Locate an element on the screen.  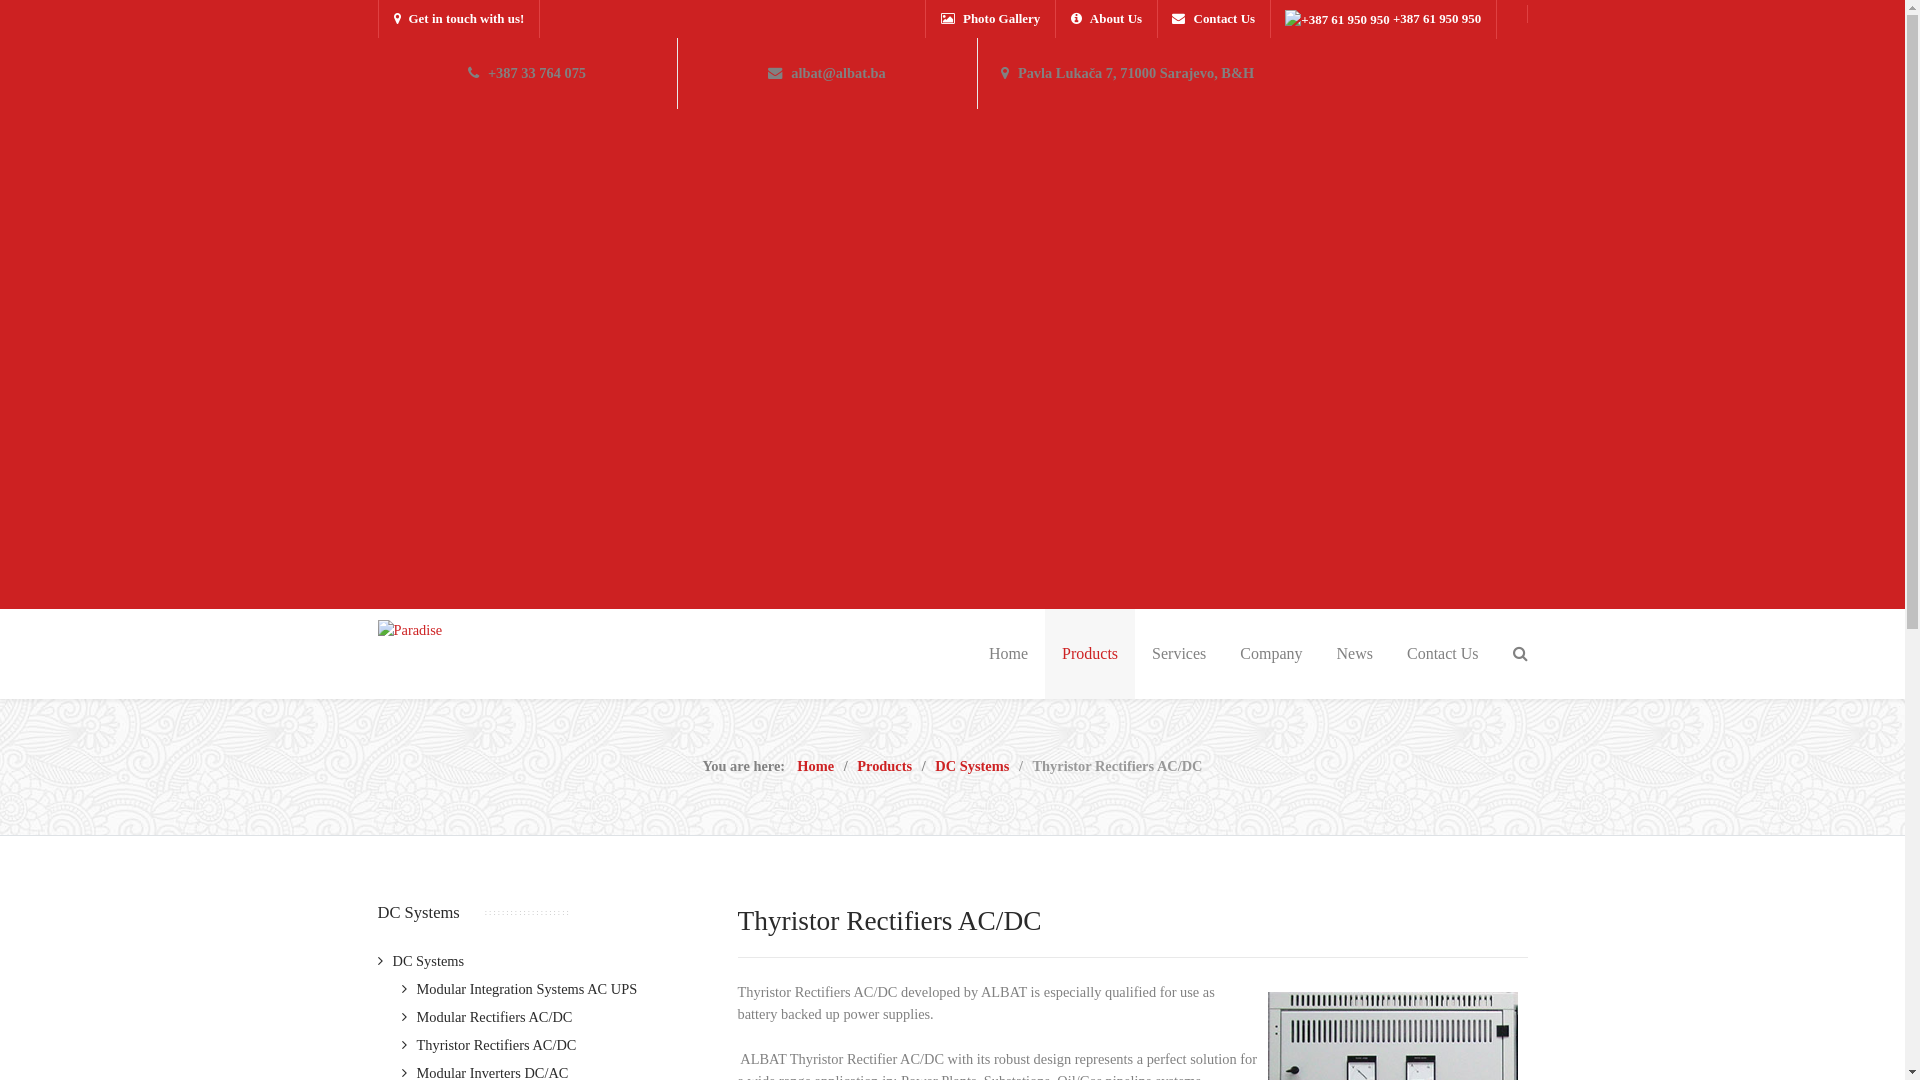
'Home' is located at coordinates (1008, 654).